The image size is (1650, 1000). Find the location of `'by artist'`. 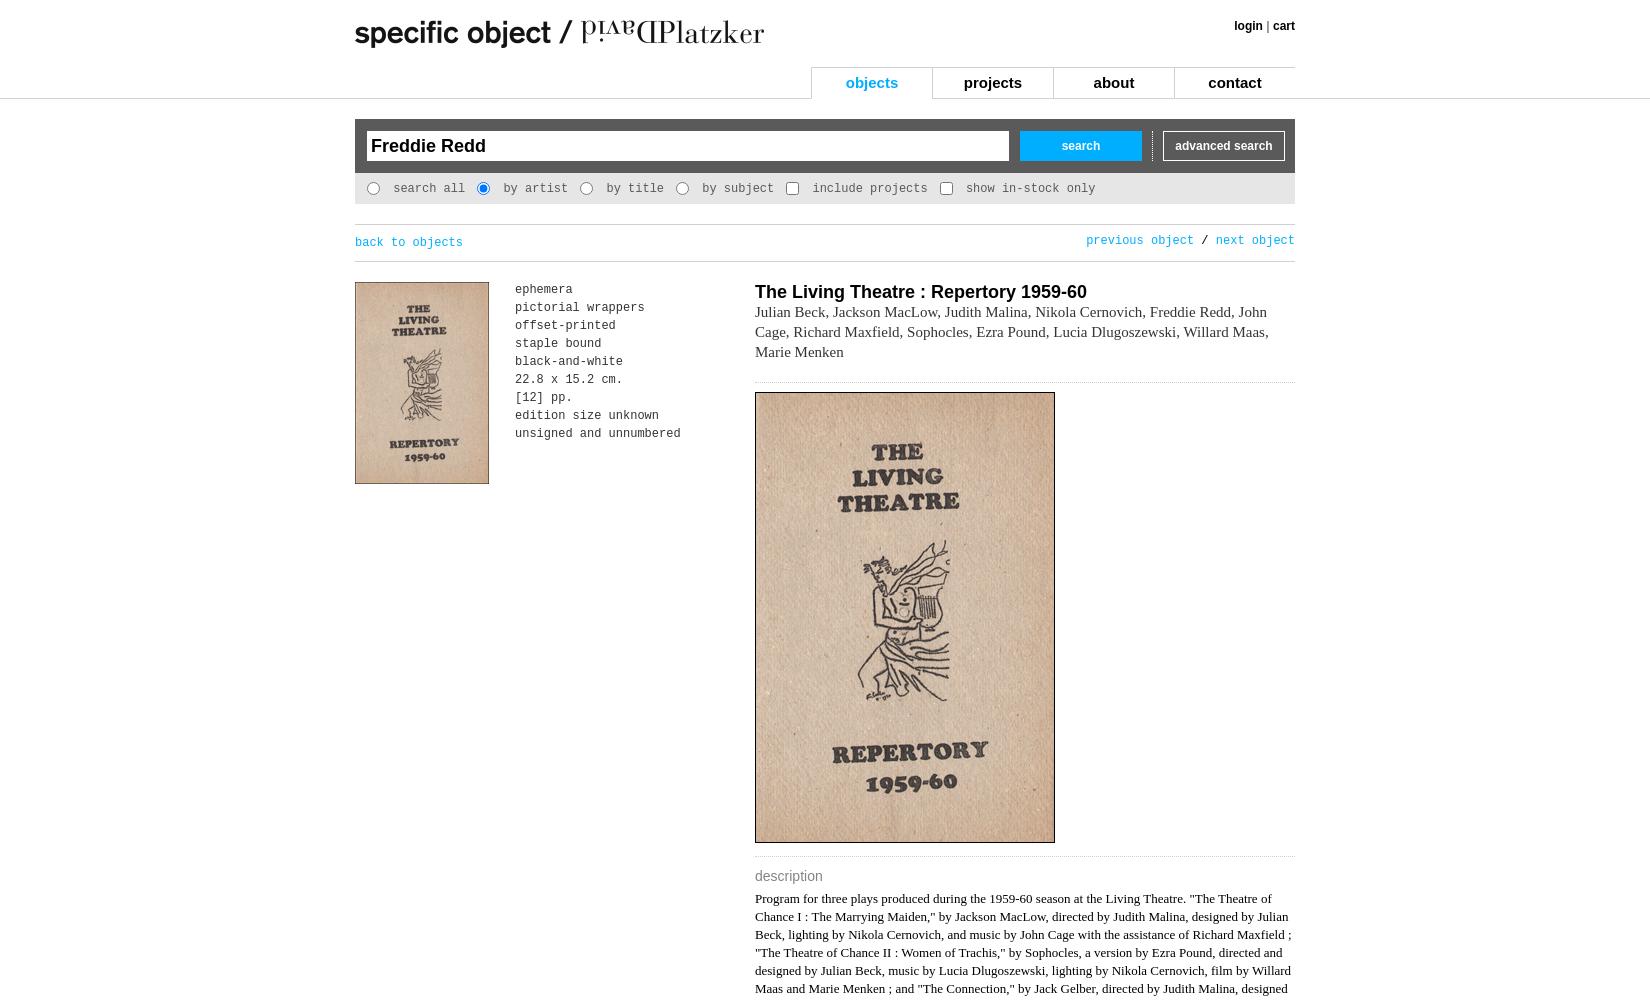

'by artist' is located at coordinates (530, 188).